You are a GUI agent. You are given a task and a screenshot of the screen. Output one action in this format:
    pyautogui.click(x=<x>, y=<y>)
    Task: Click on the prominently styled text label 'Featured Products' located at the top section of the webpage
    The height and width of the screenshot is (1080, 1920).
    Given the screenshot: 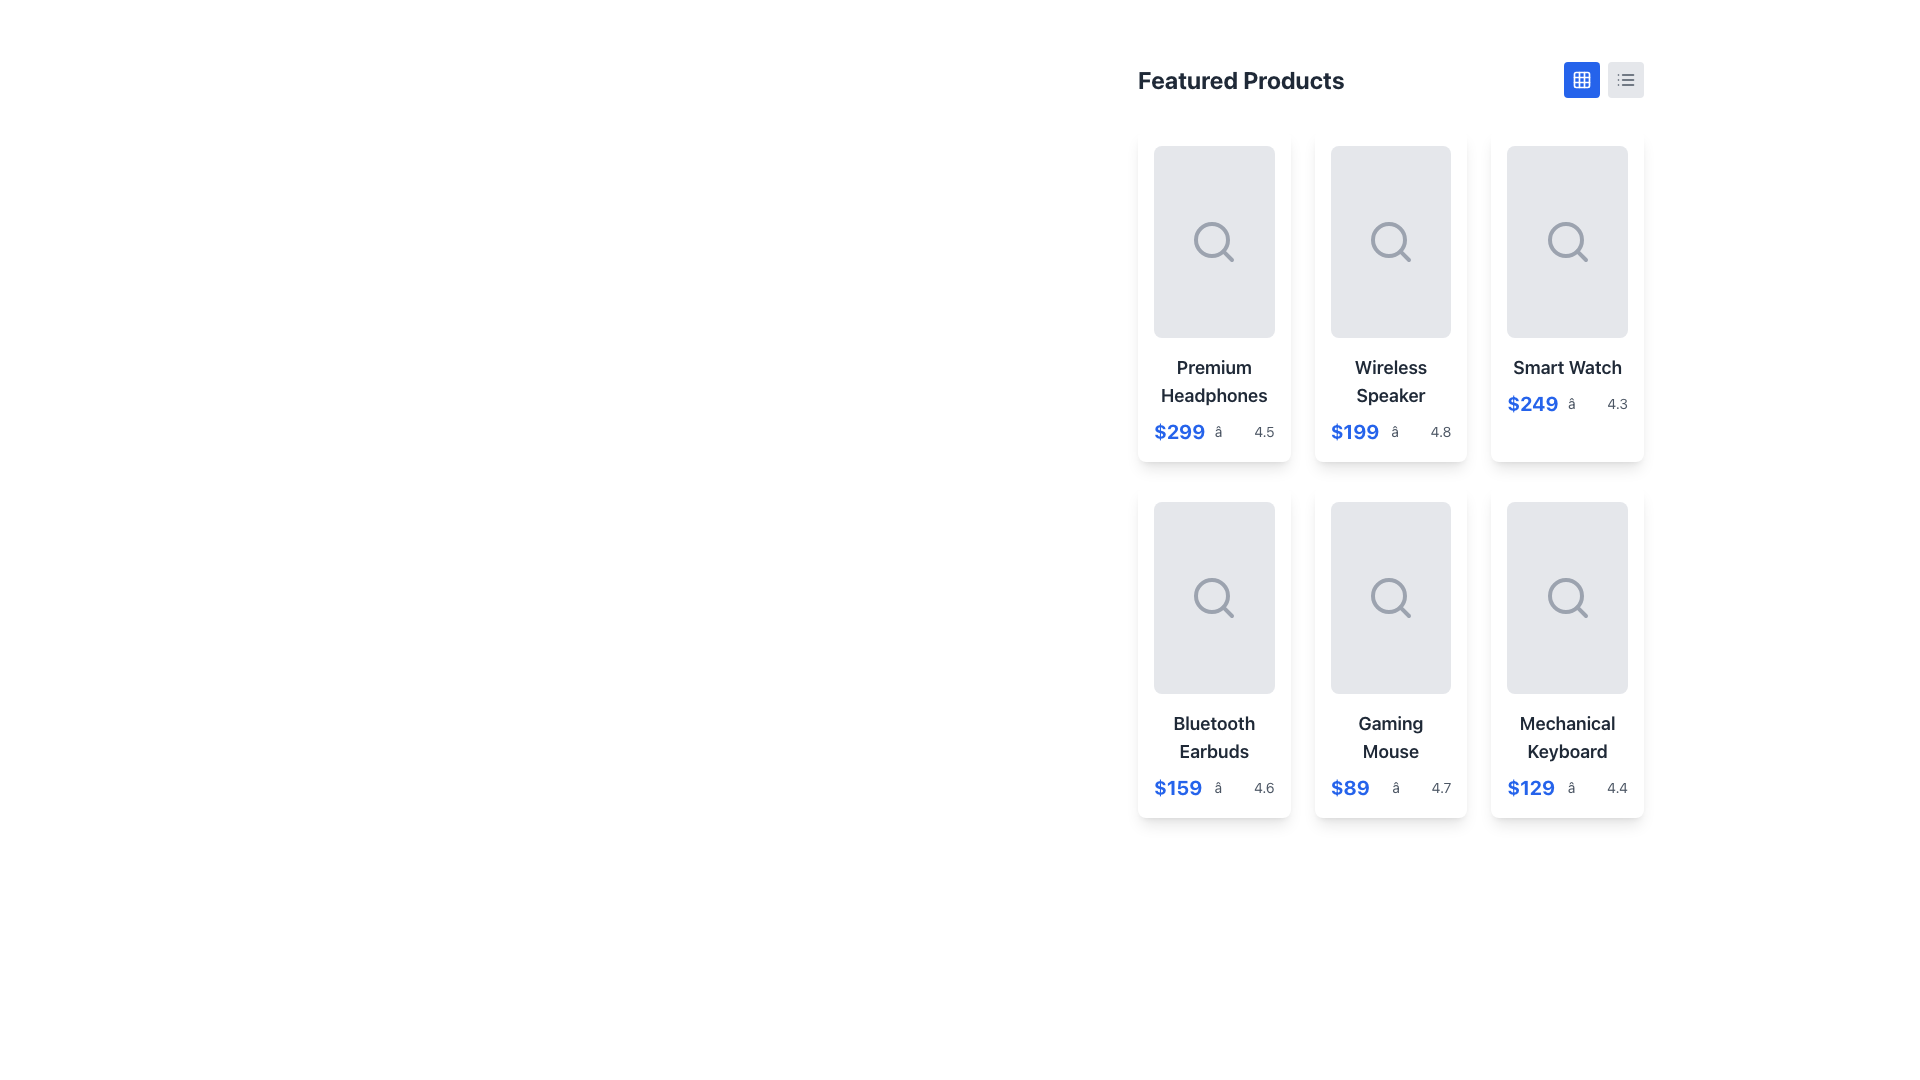 What is the action you would take?
    pyautogui.click(x=1240, y=79)
    